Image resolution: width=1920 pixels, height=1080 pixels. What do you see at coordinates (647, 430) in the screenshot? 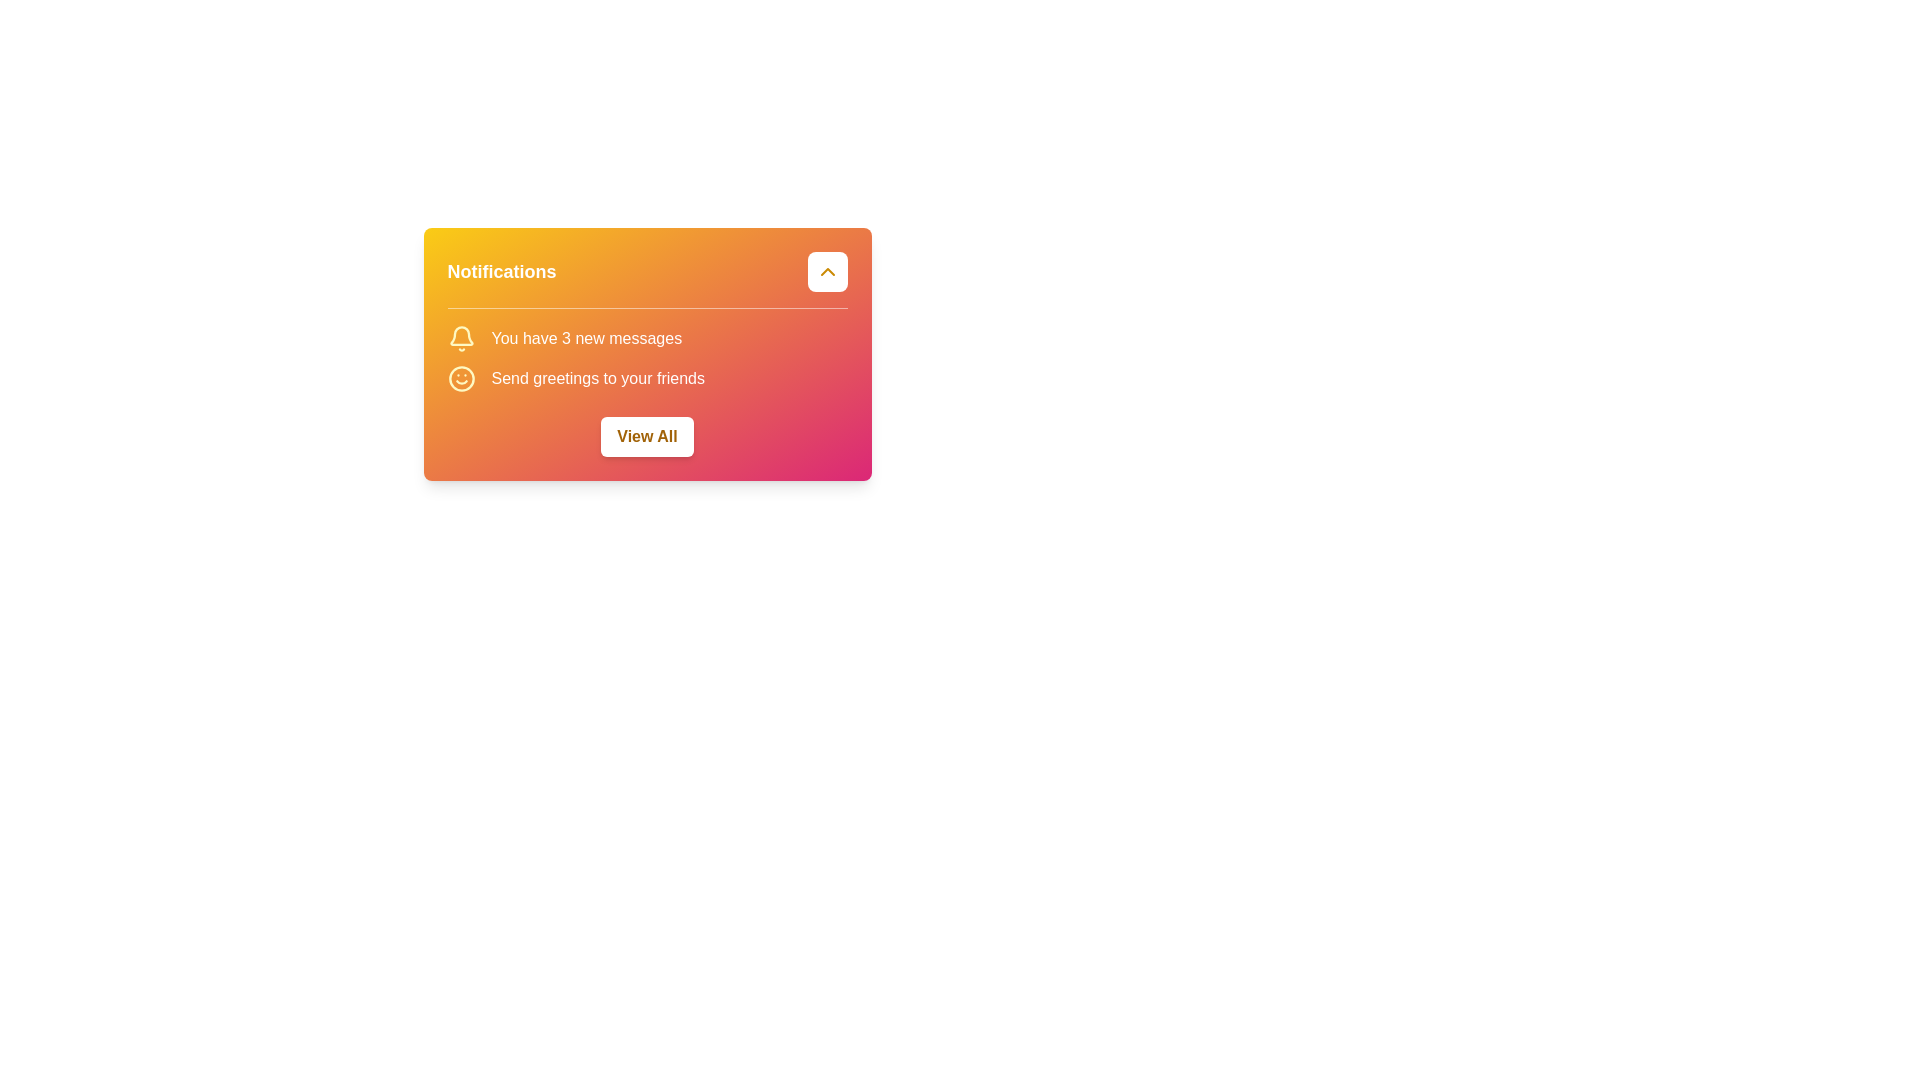
I see `the button located at the bottom center of the notification card` at bounding box center [647, 430].